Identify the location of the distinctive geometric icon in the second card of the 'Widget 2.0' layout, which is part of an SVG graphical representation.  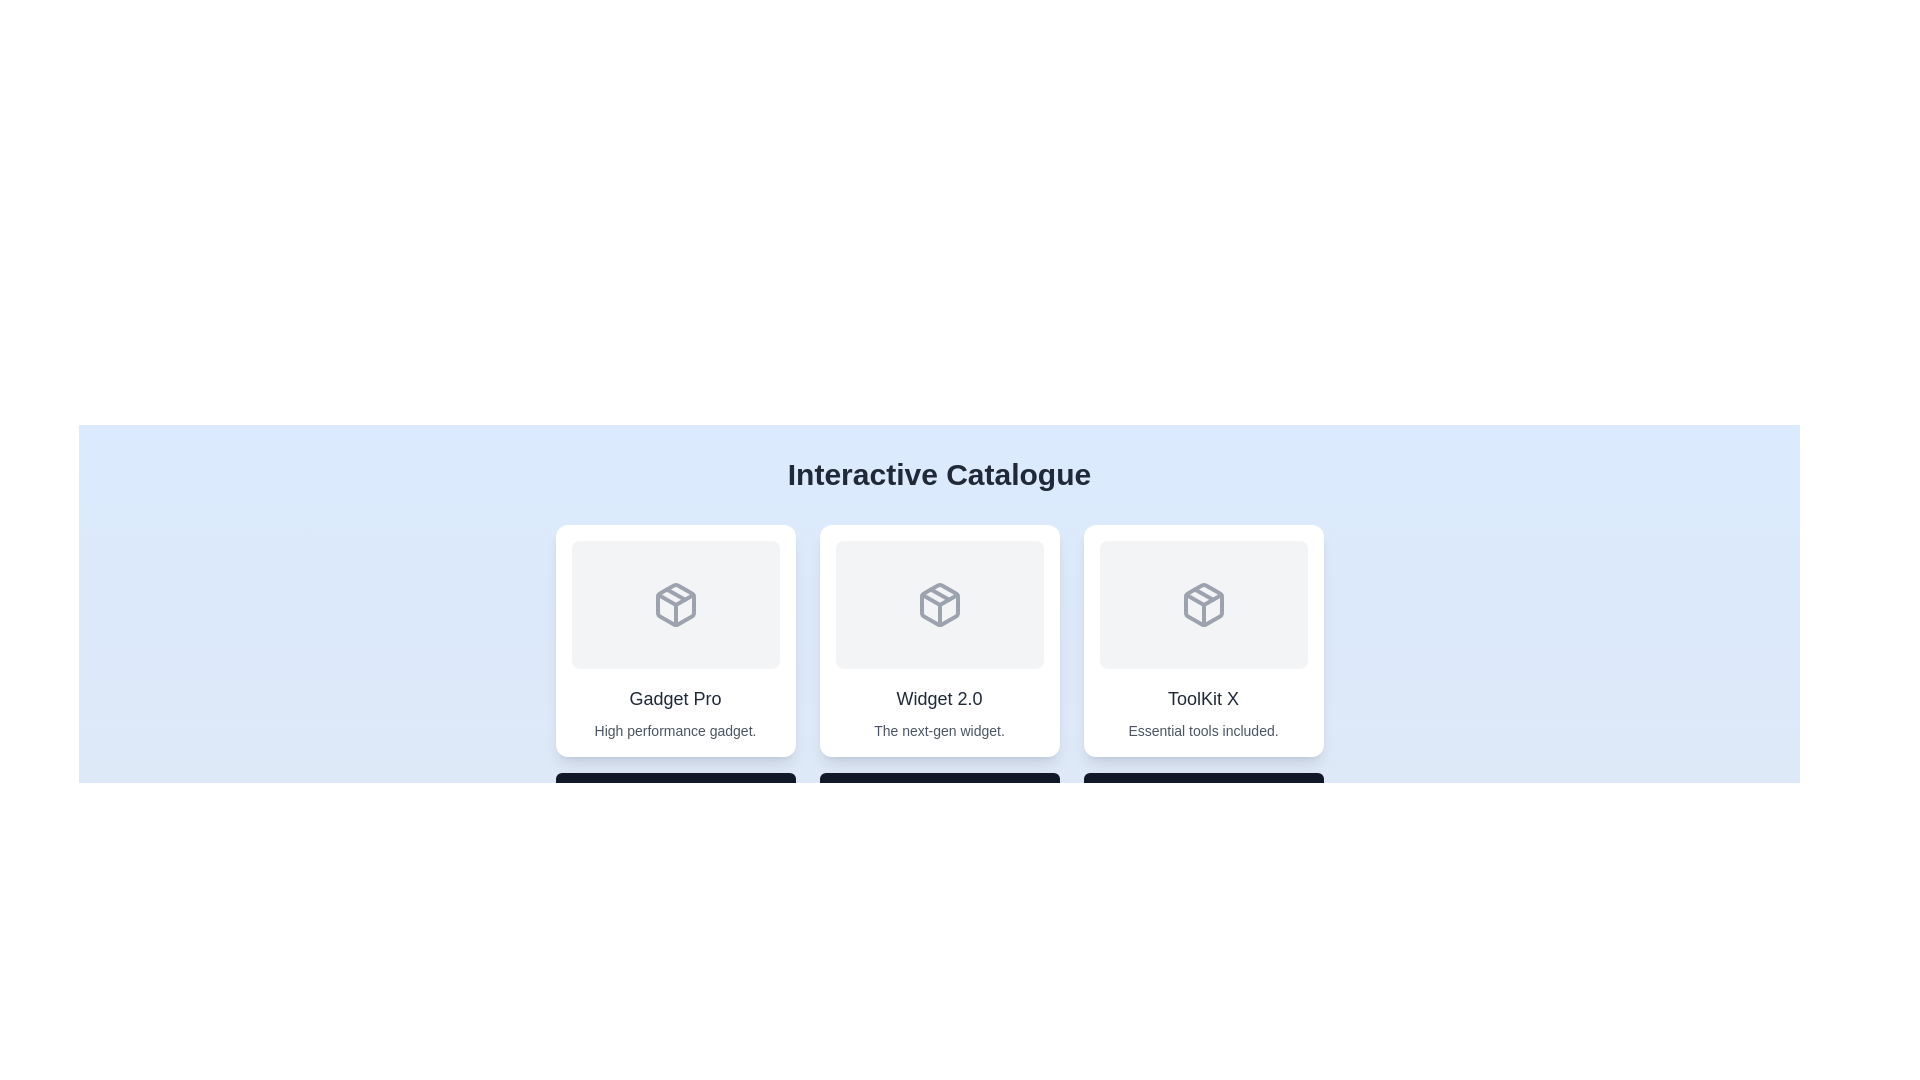
(938, 593).